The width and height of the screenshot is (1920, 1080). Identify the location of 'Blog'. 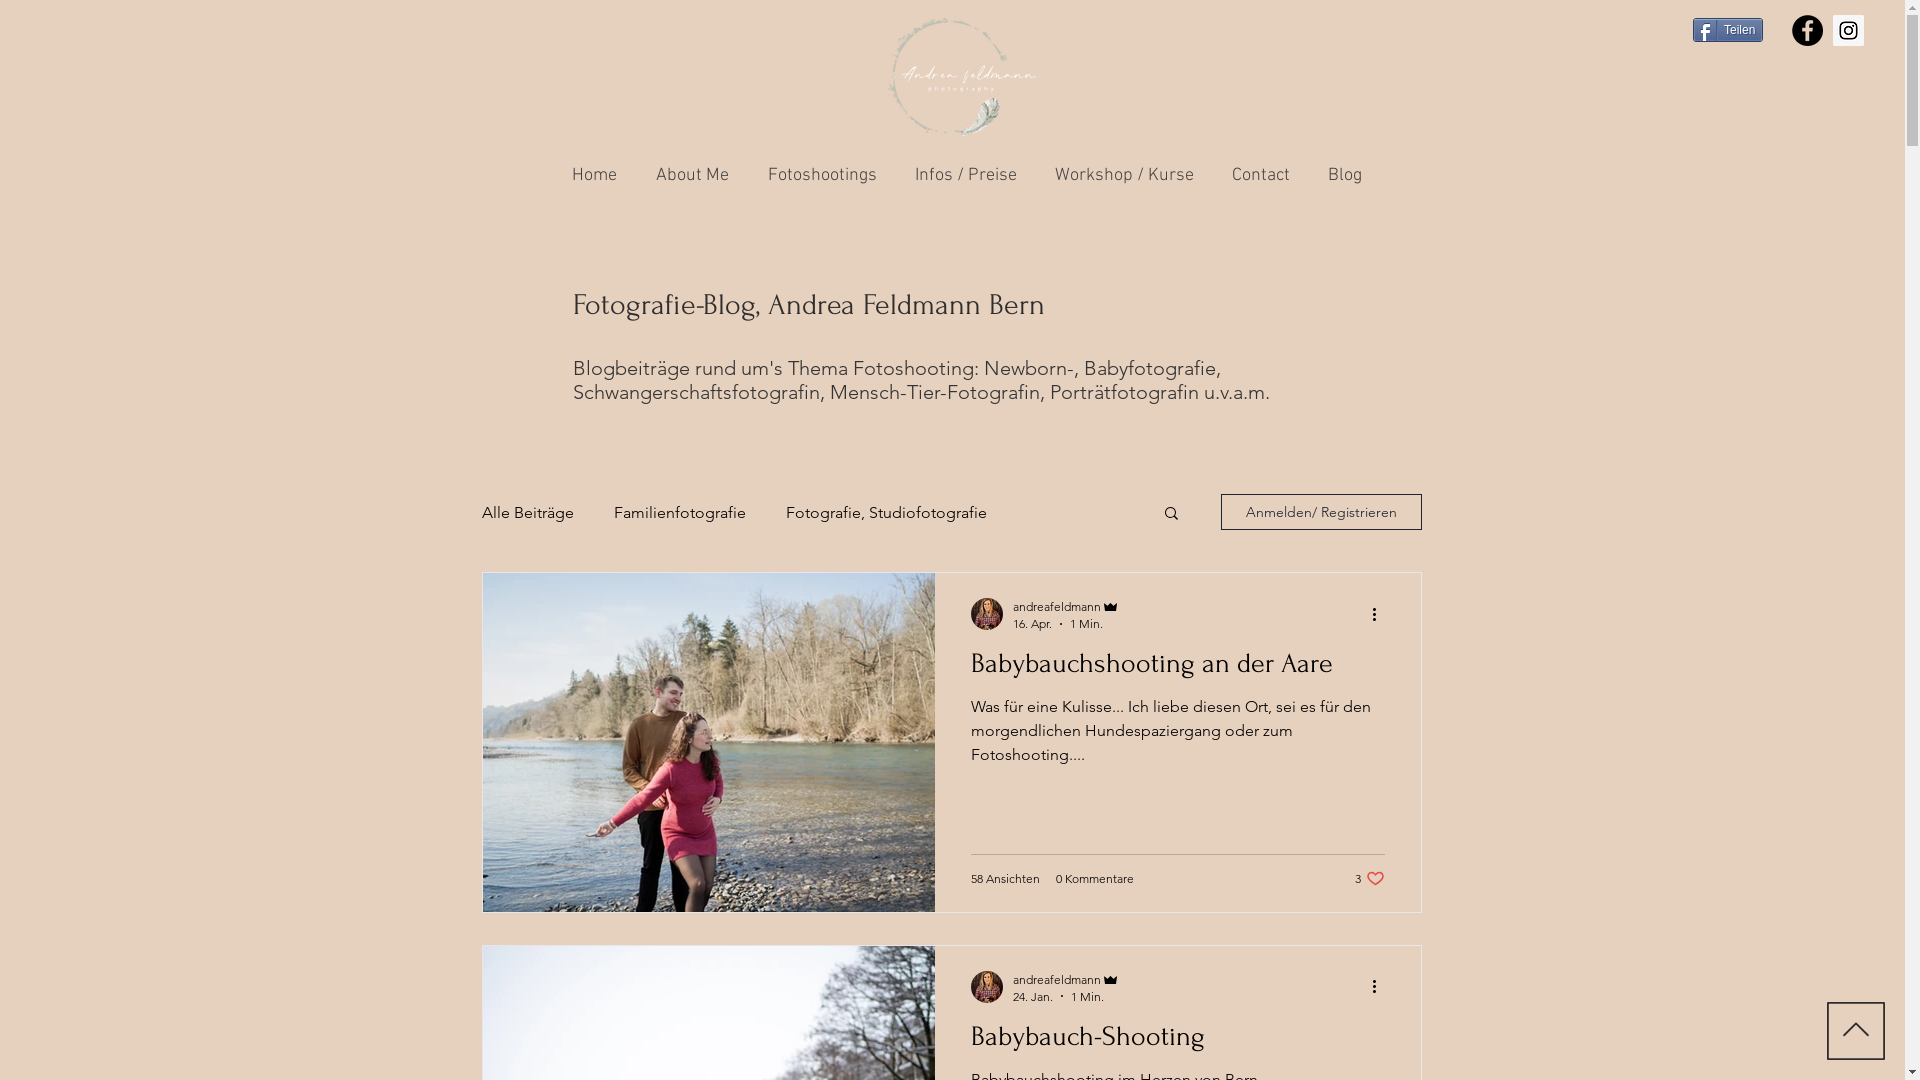
(1332, 174).